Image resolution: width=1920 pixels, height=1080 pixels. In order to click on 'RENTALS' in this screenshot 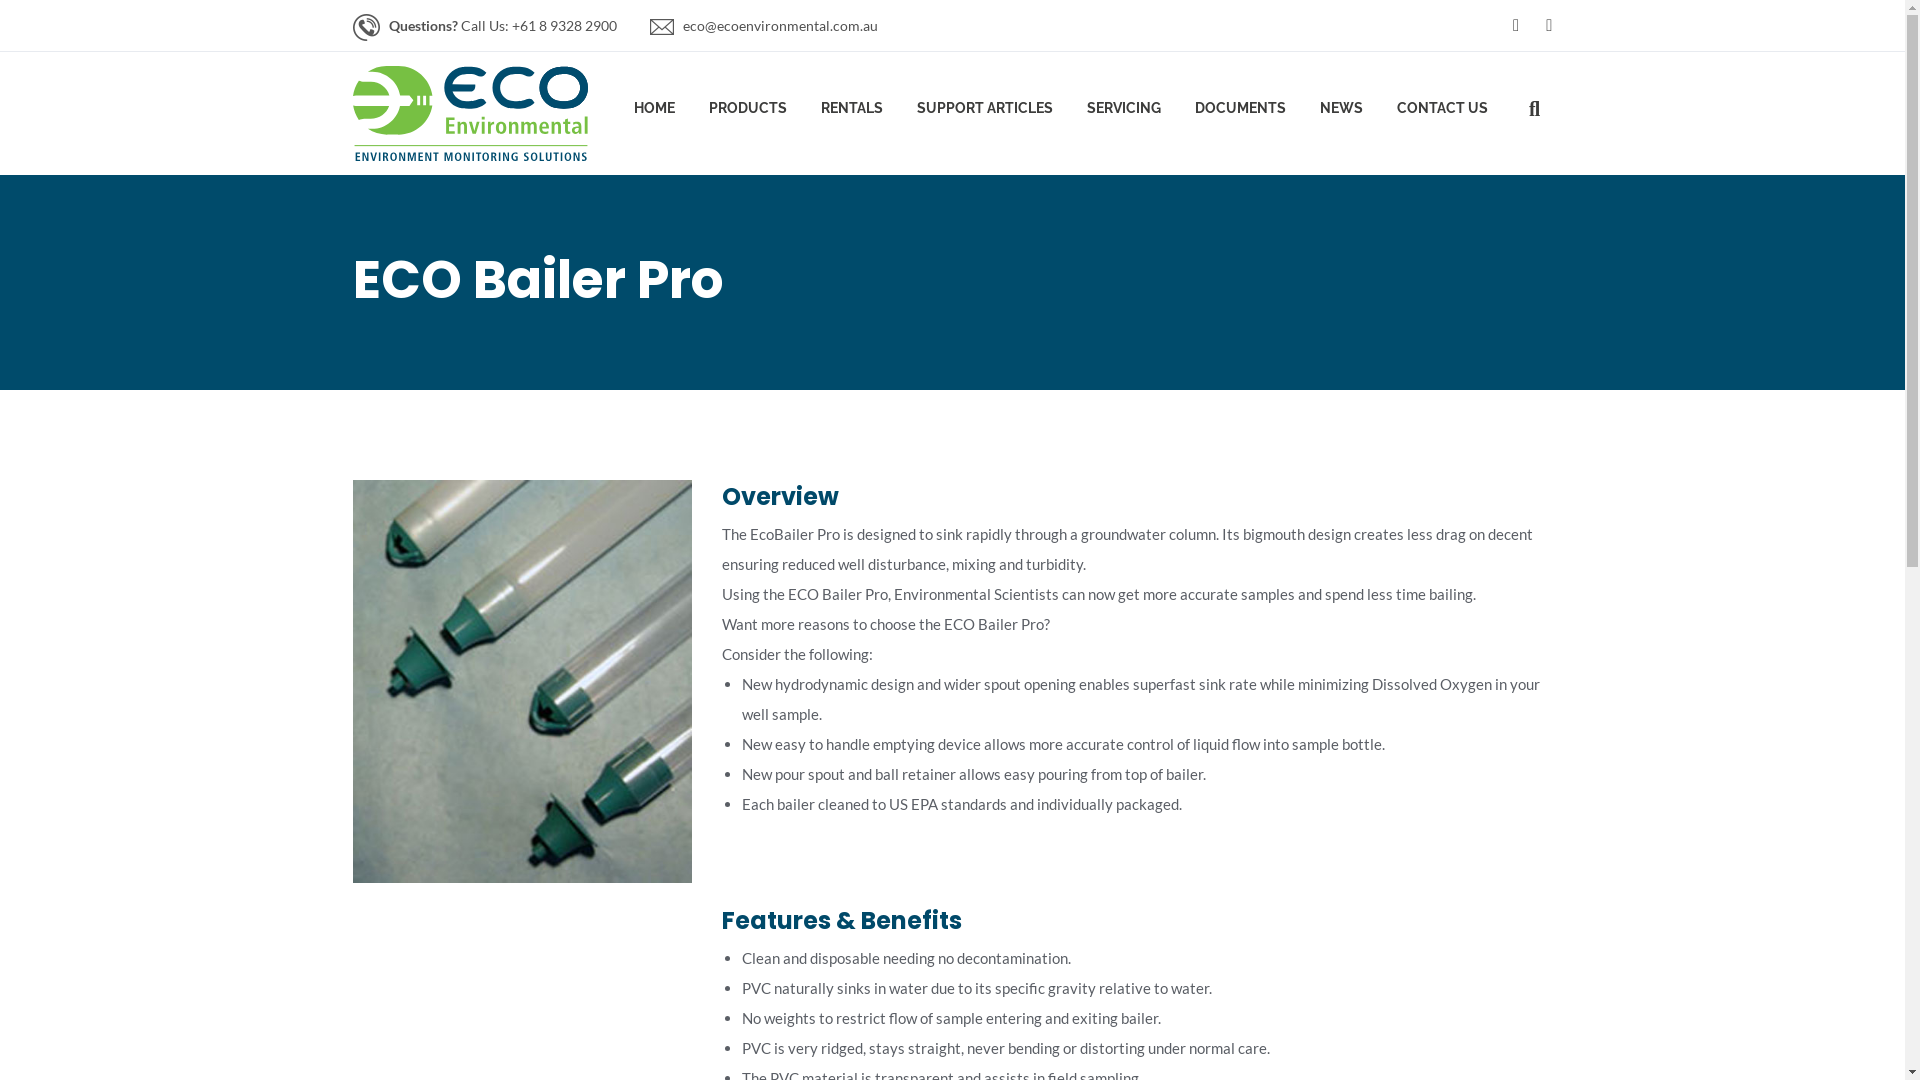, I will do `click(850, 113)`.